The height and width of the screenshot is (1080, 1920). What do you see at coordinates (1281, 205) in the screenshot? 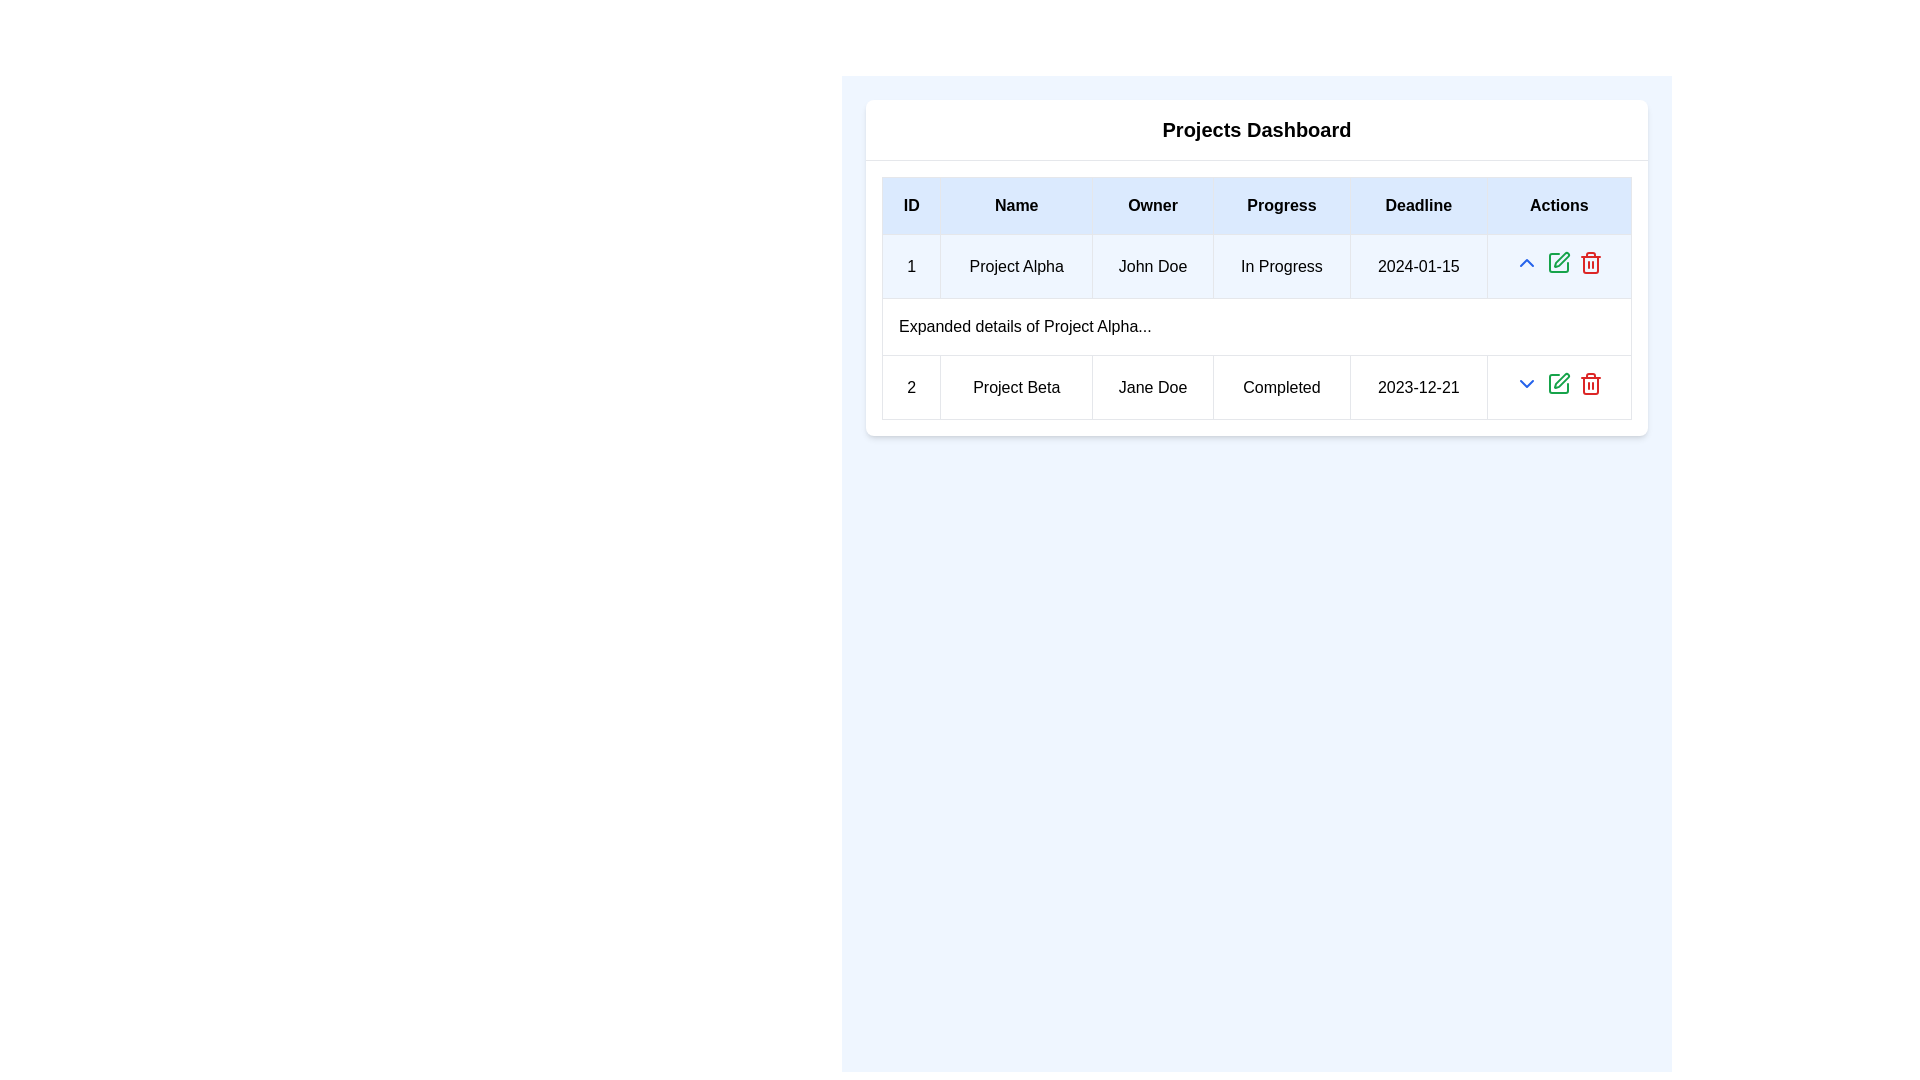
I see `the 'Progress' header text which is the fourth header in the row of the table under the 'Projects Dashboard' title` at bounding box center [1281, 205].